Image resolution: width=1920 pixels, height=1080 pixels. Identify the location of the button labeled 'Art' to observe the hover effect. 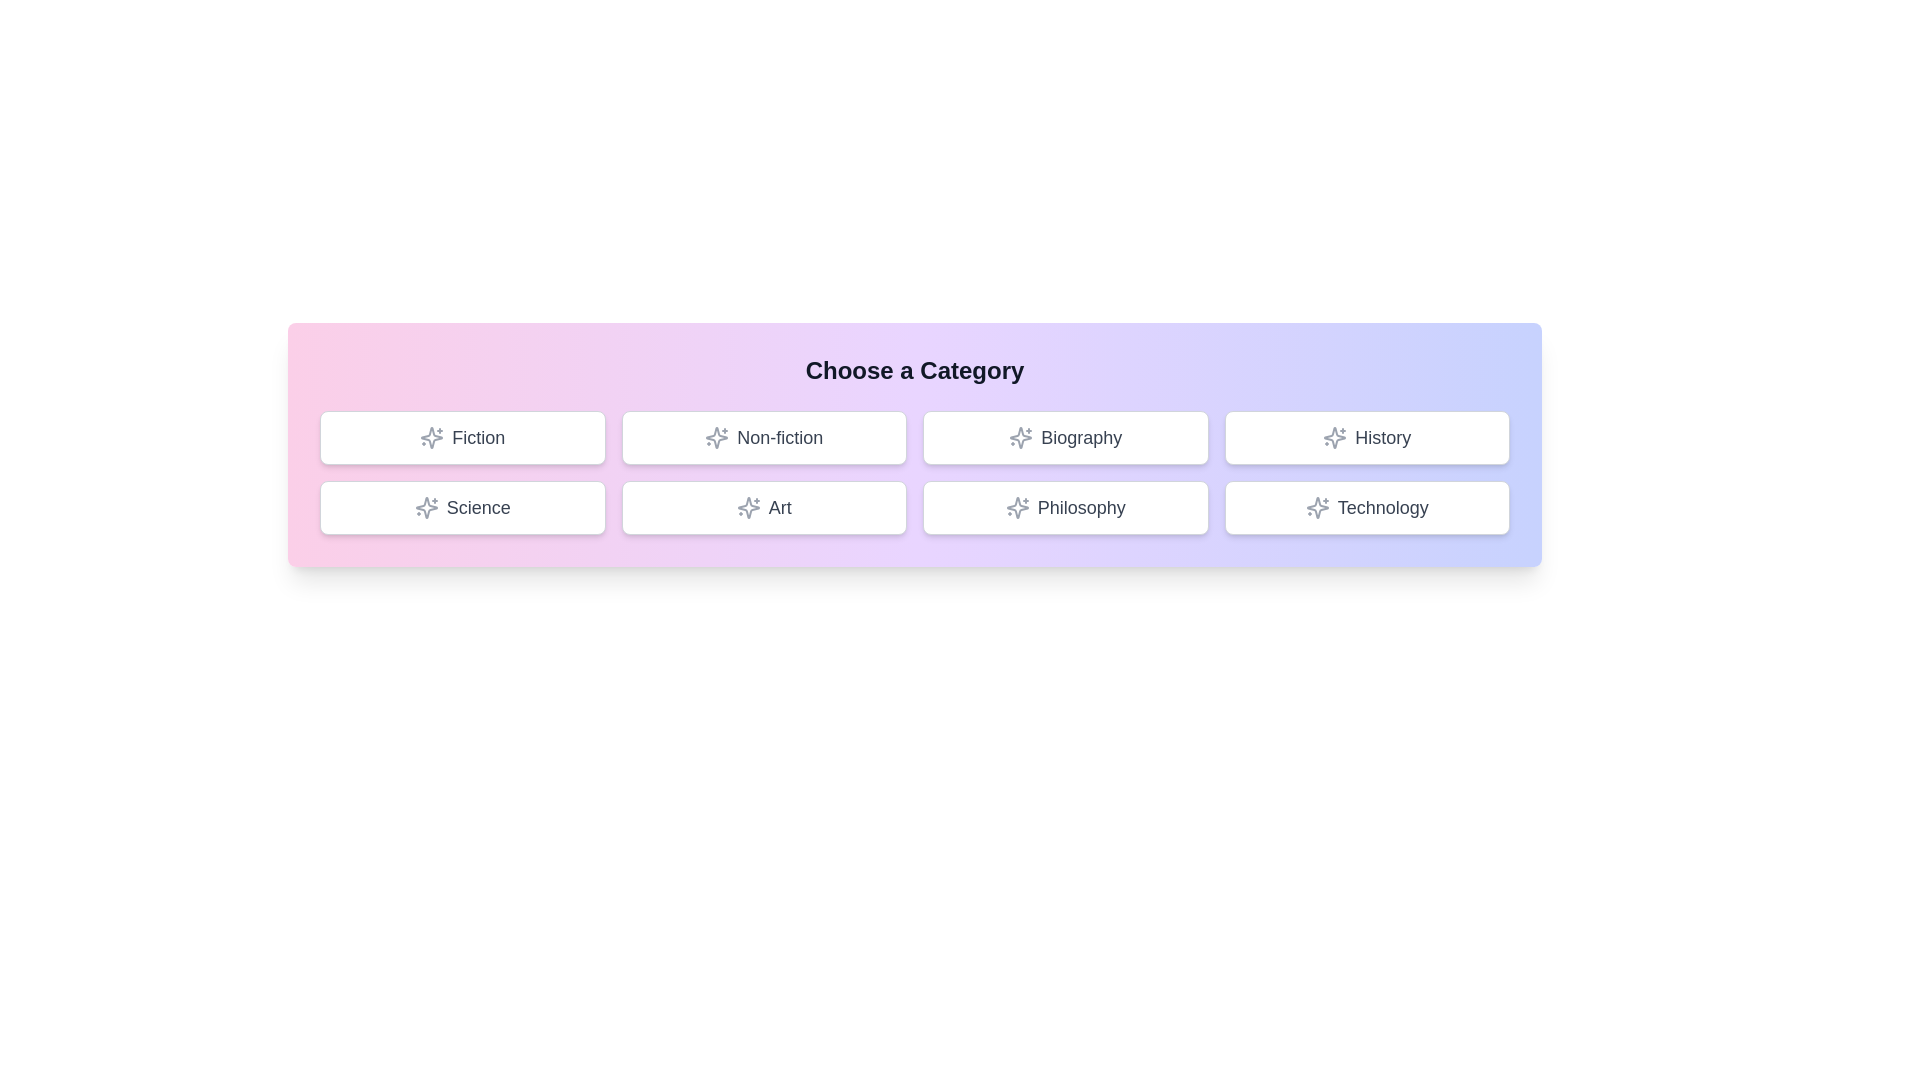
(763, 507).